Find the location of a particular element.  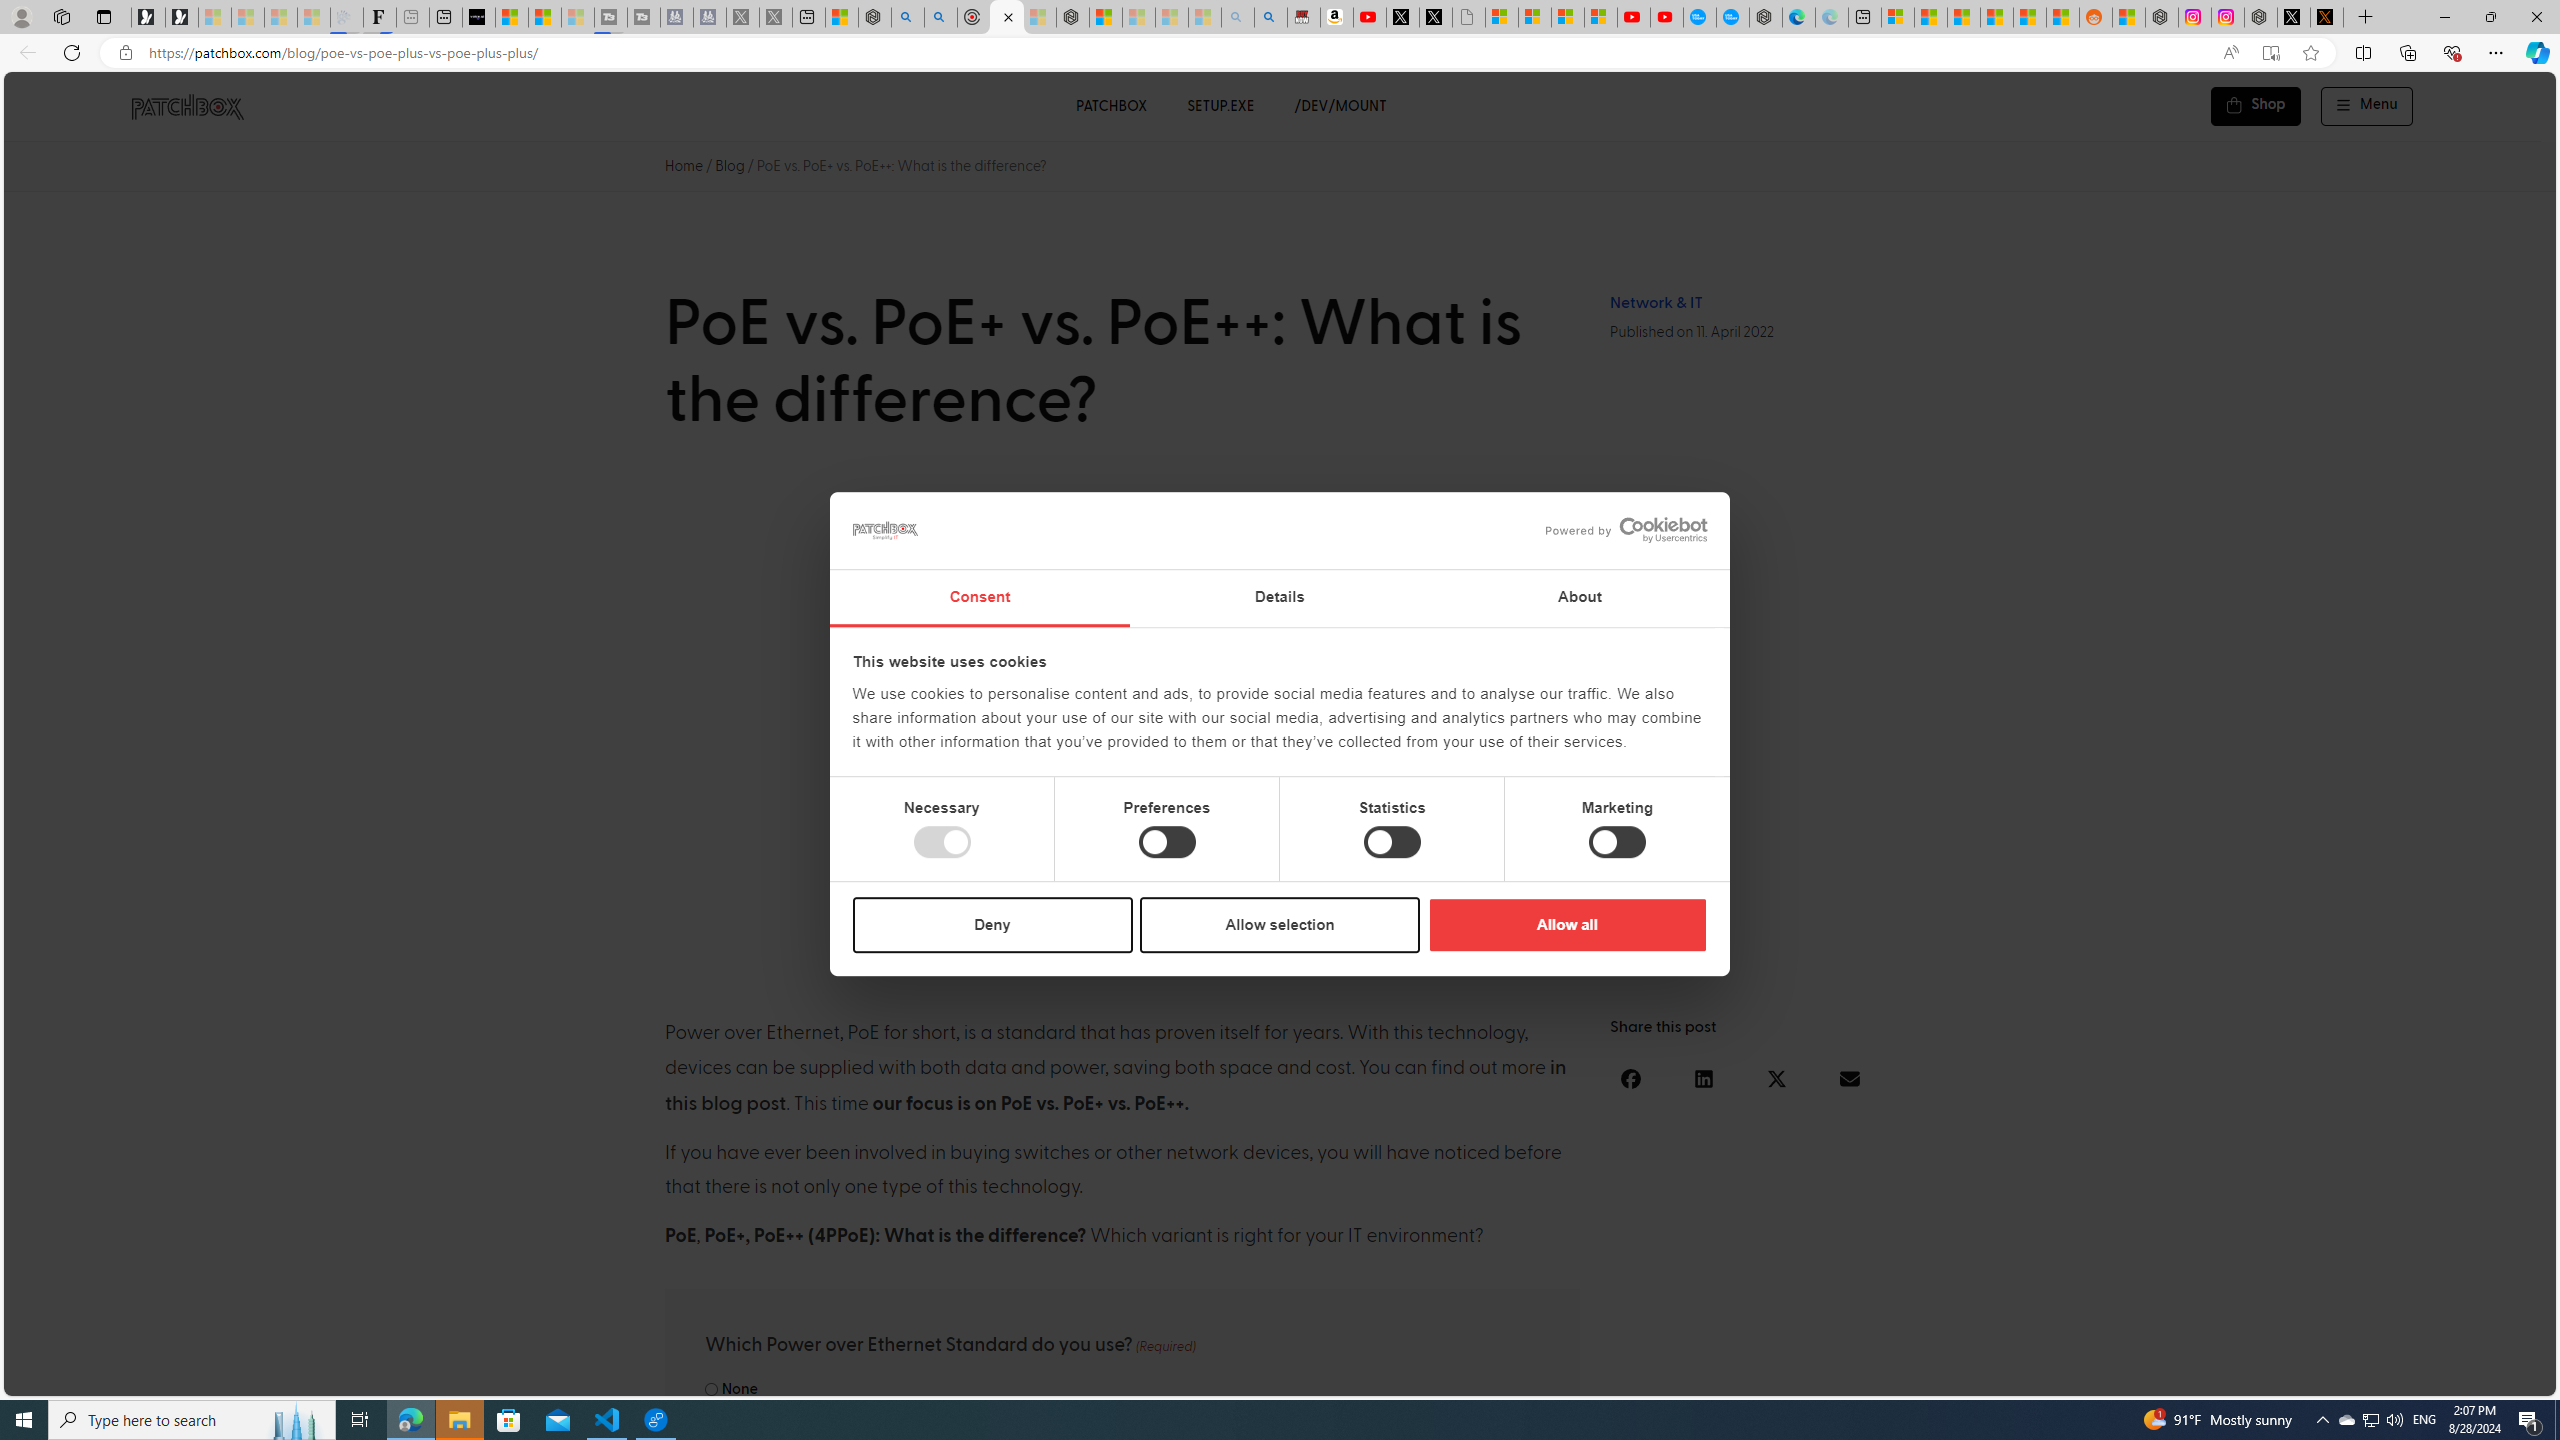

'Language switcher : Czech' is located at coordinates (2484, 1376).